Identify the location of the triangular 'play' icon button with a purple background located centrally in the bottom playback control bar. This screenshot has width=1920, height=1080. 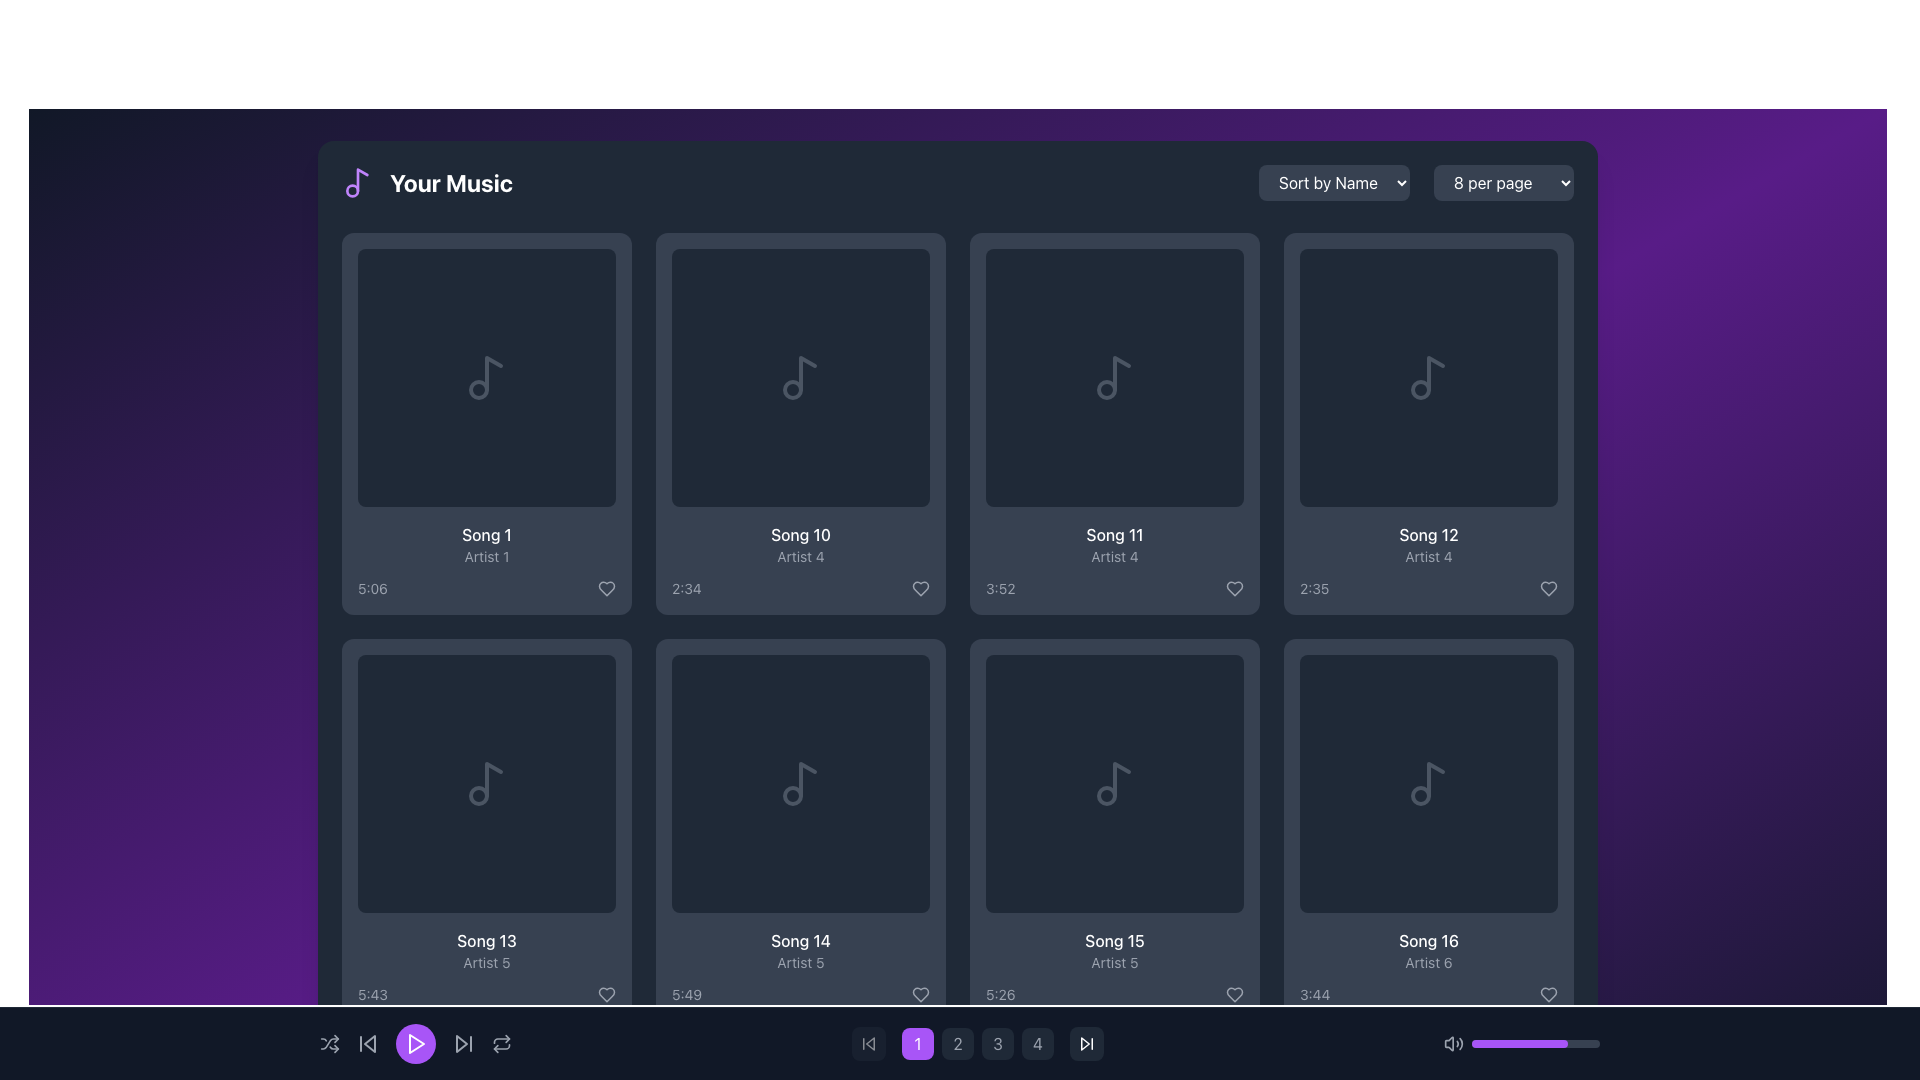
(415, 1043).